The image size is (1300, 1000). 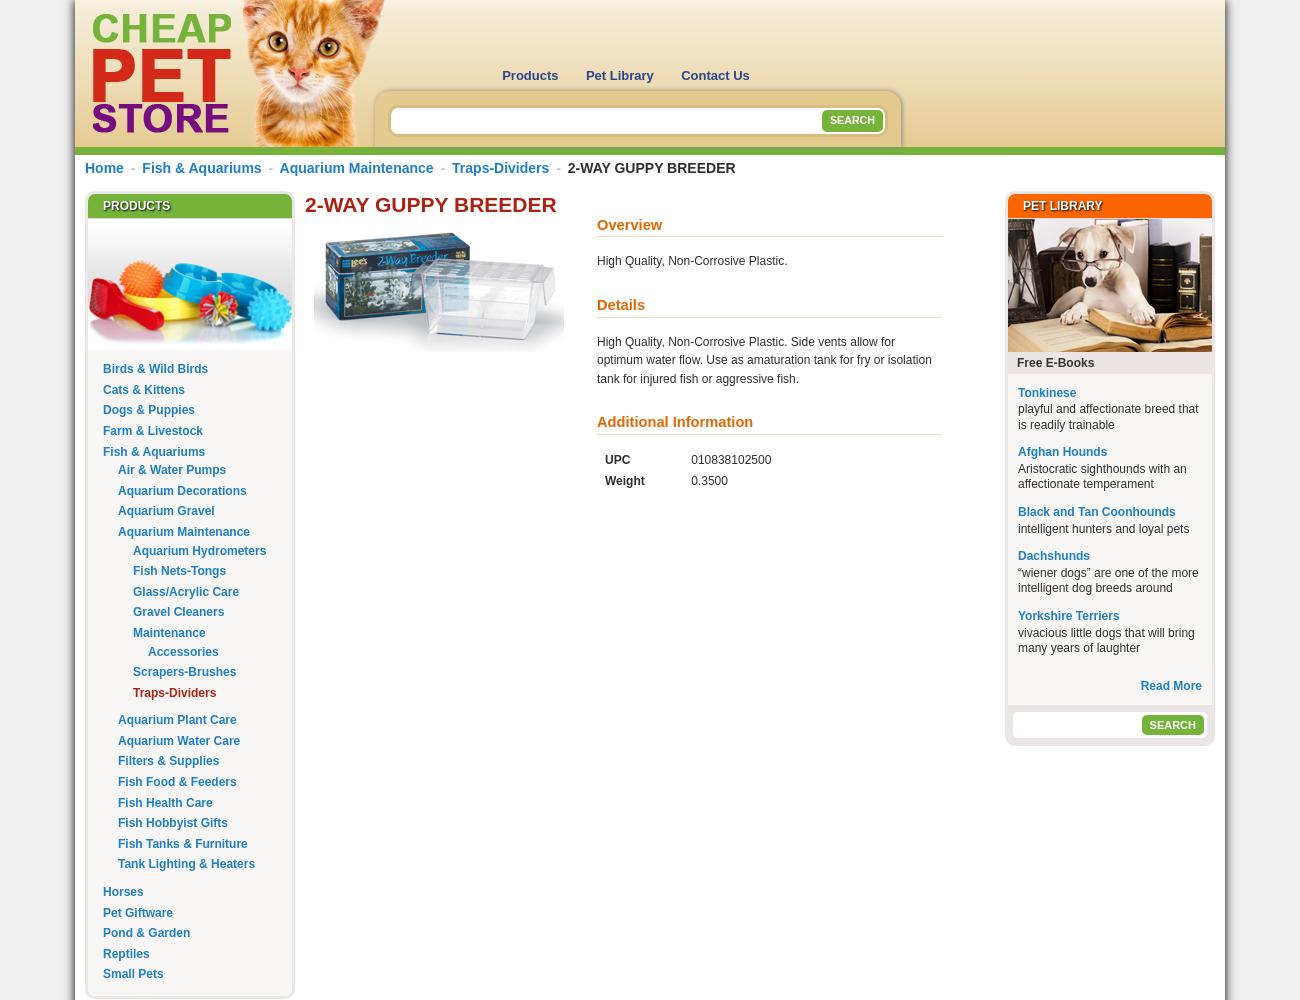 I want to click on 'Aquarium Water Care', so click(x=179, y=739).